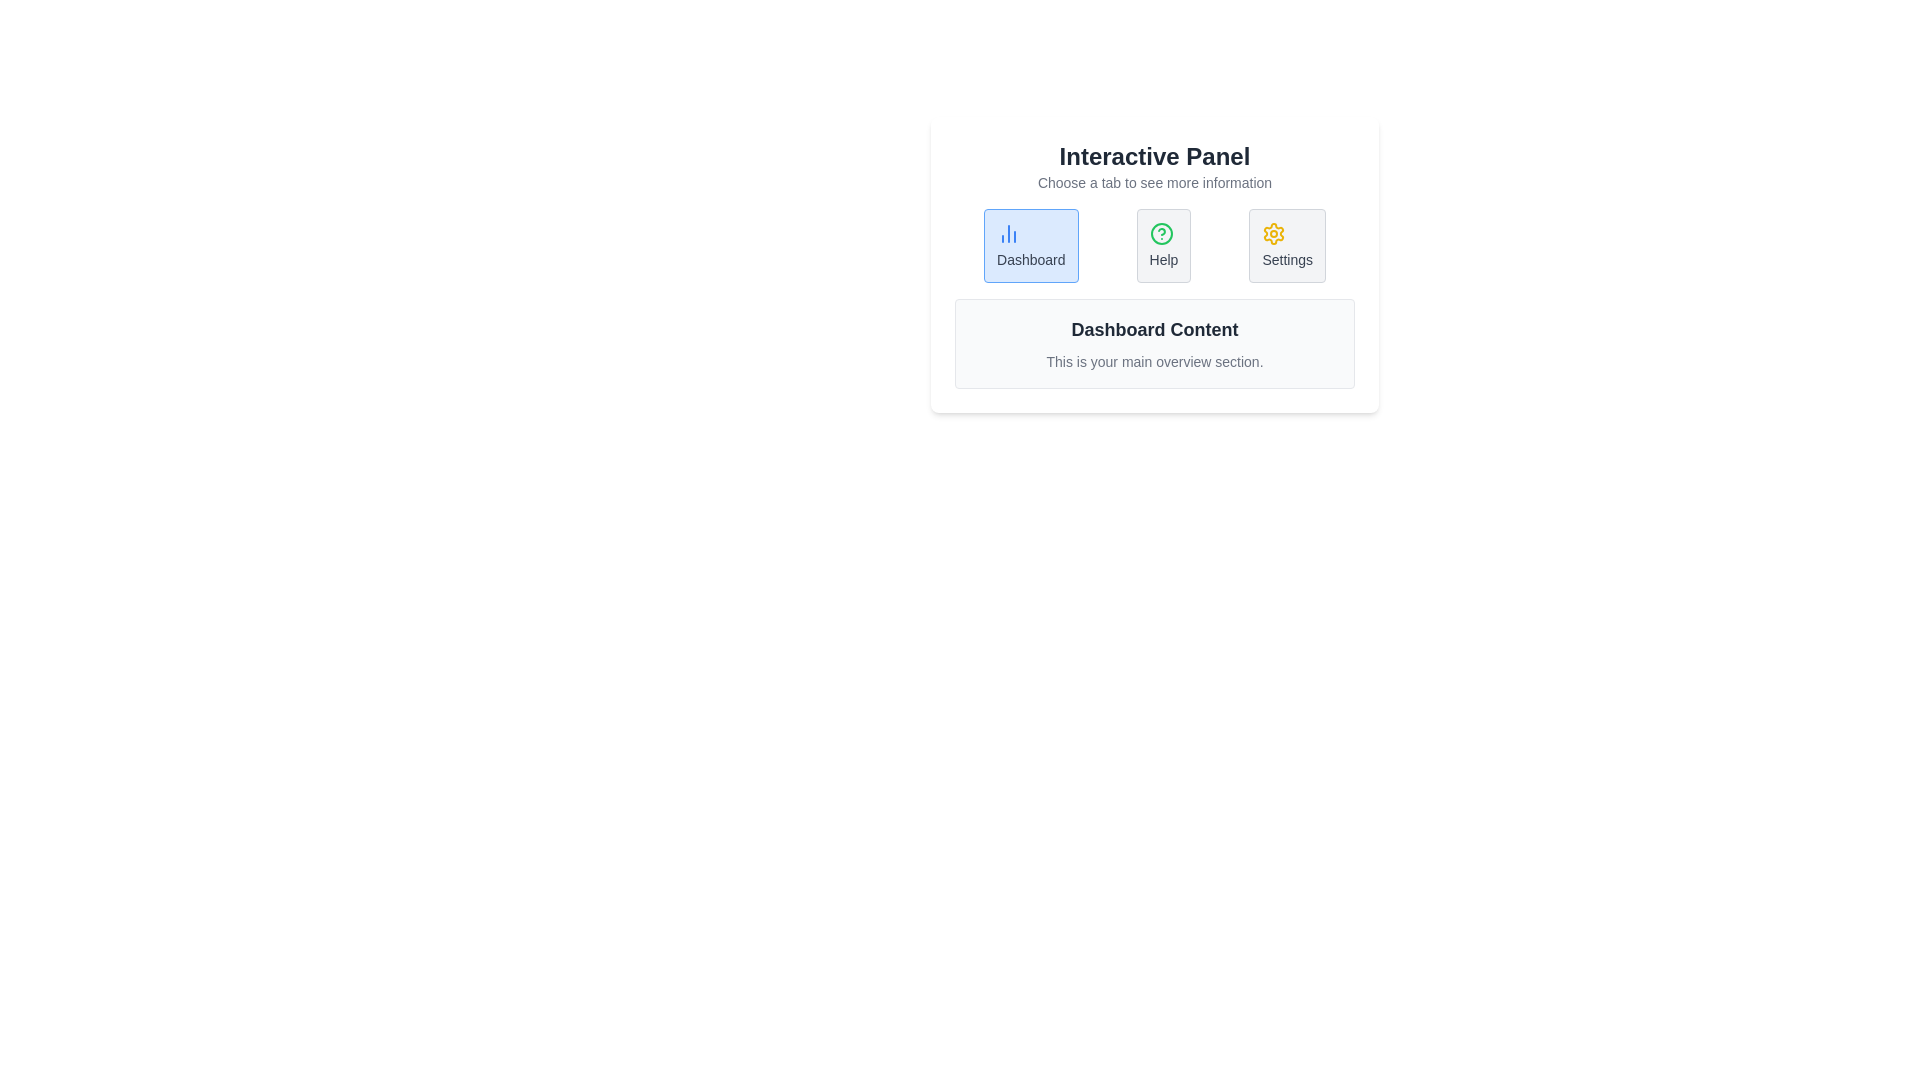  What do you see at coordinates (1273, 233) in the screenshot?
I see `the gear icon located within the 'Settings' card, positioned above the 'Settings' label text in the bottom right of the interface` at bounding box center [1273, 233].